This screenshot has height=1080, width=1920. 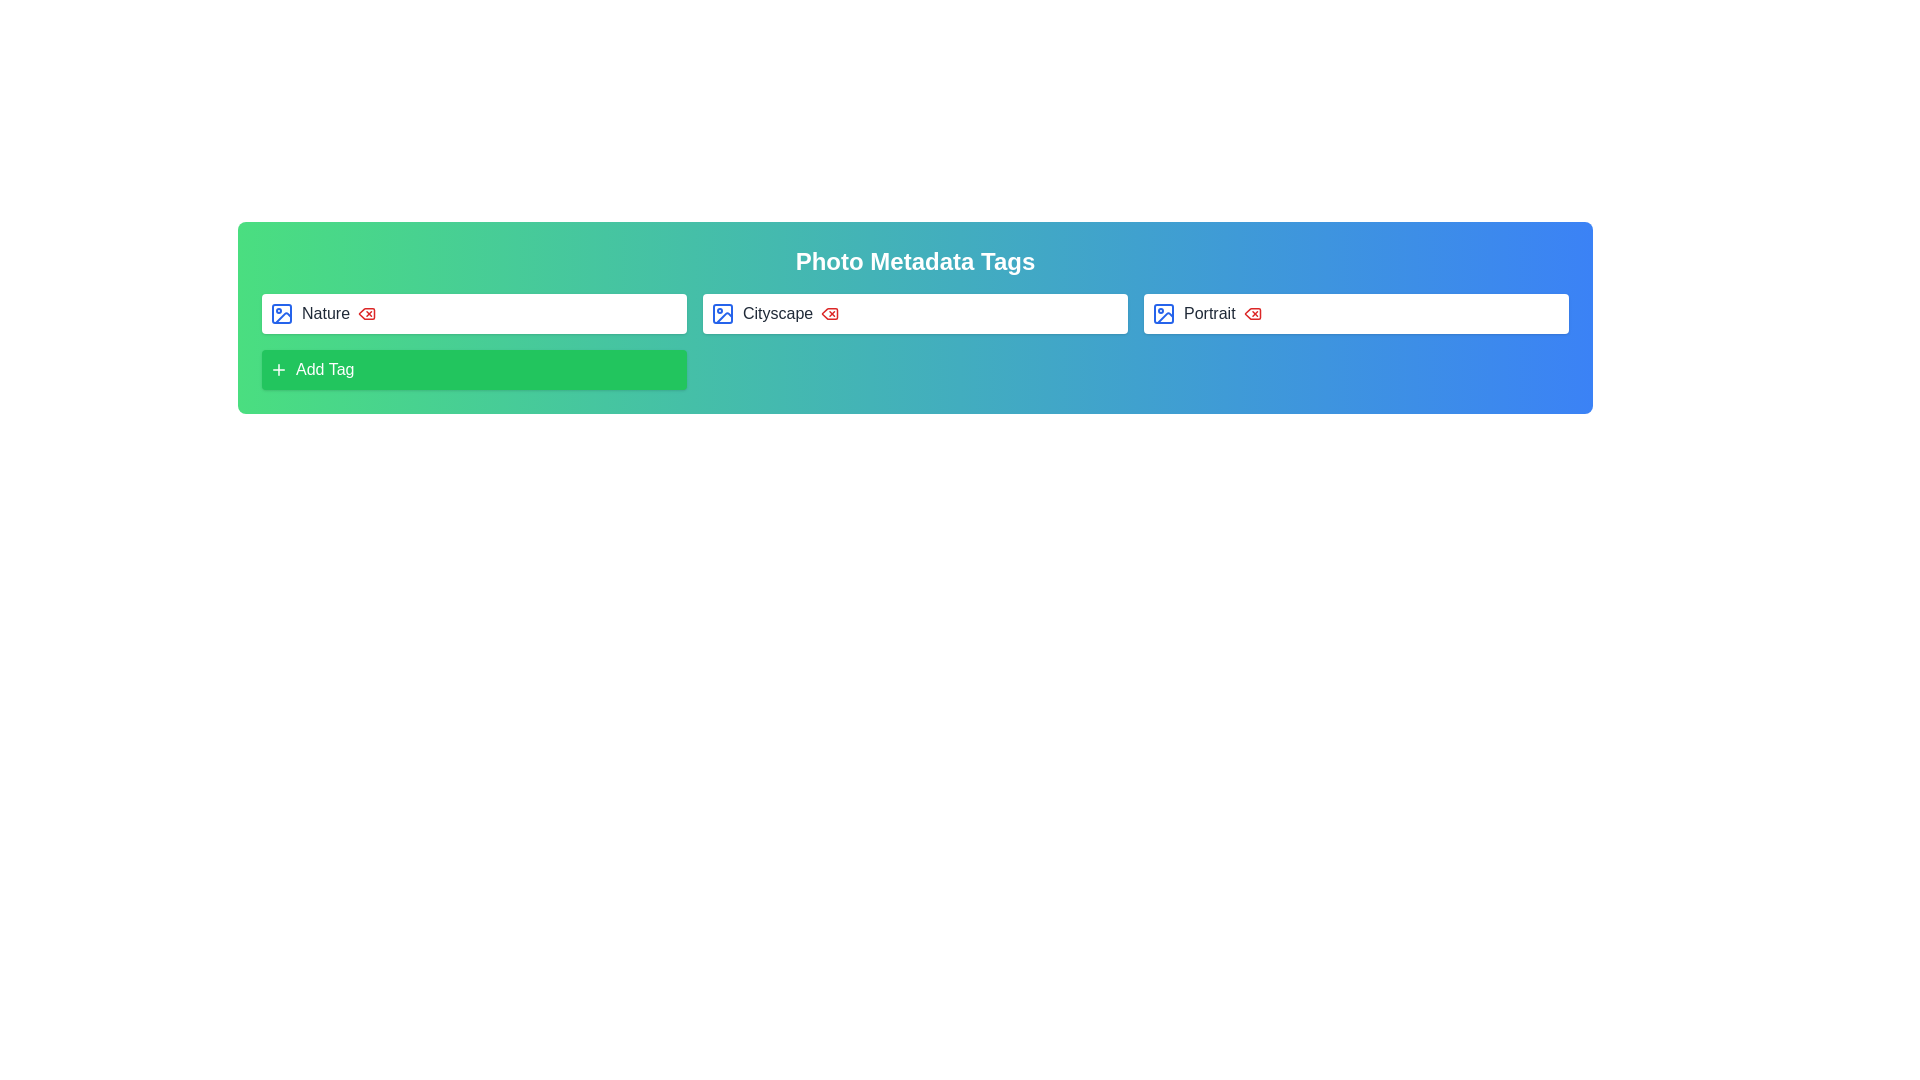 What do you see at coordinates (1163, 313) in the screenshot?
I see `the first graphical sub-element of the 'Portrait' tag's icon, which is a rectangular shape with rounded corners` at bounding box center [1163, 313].